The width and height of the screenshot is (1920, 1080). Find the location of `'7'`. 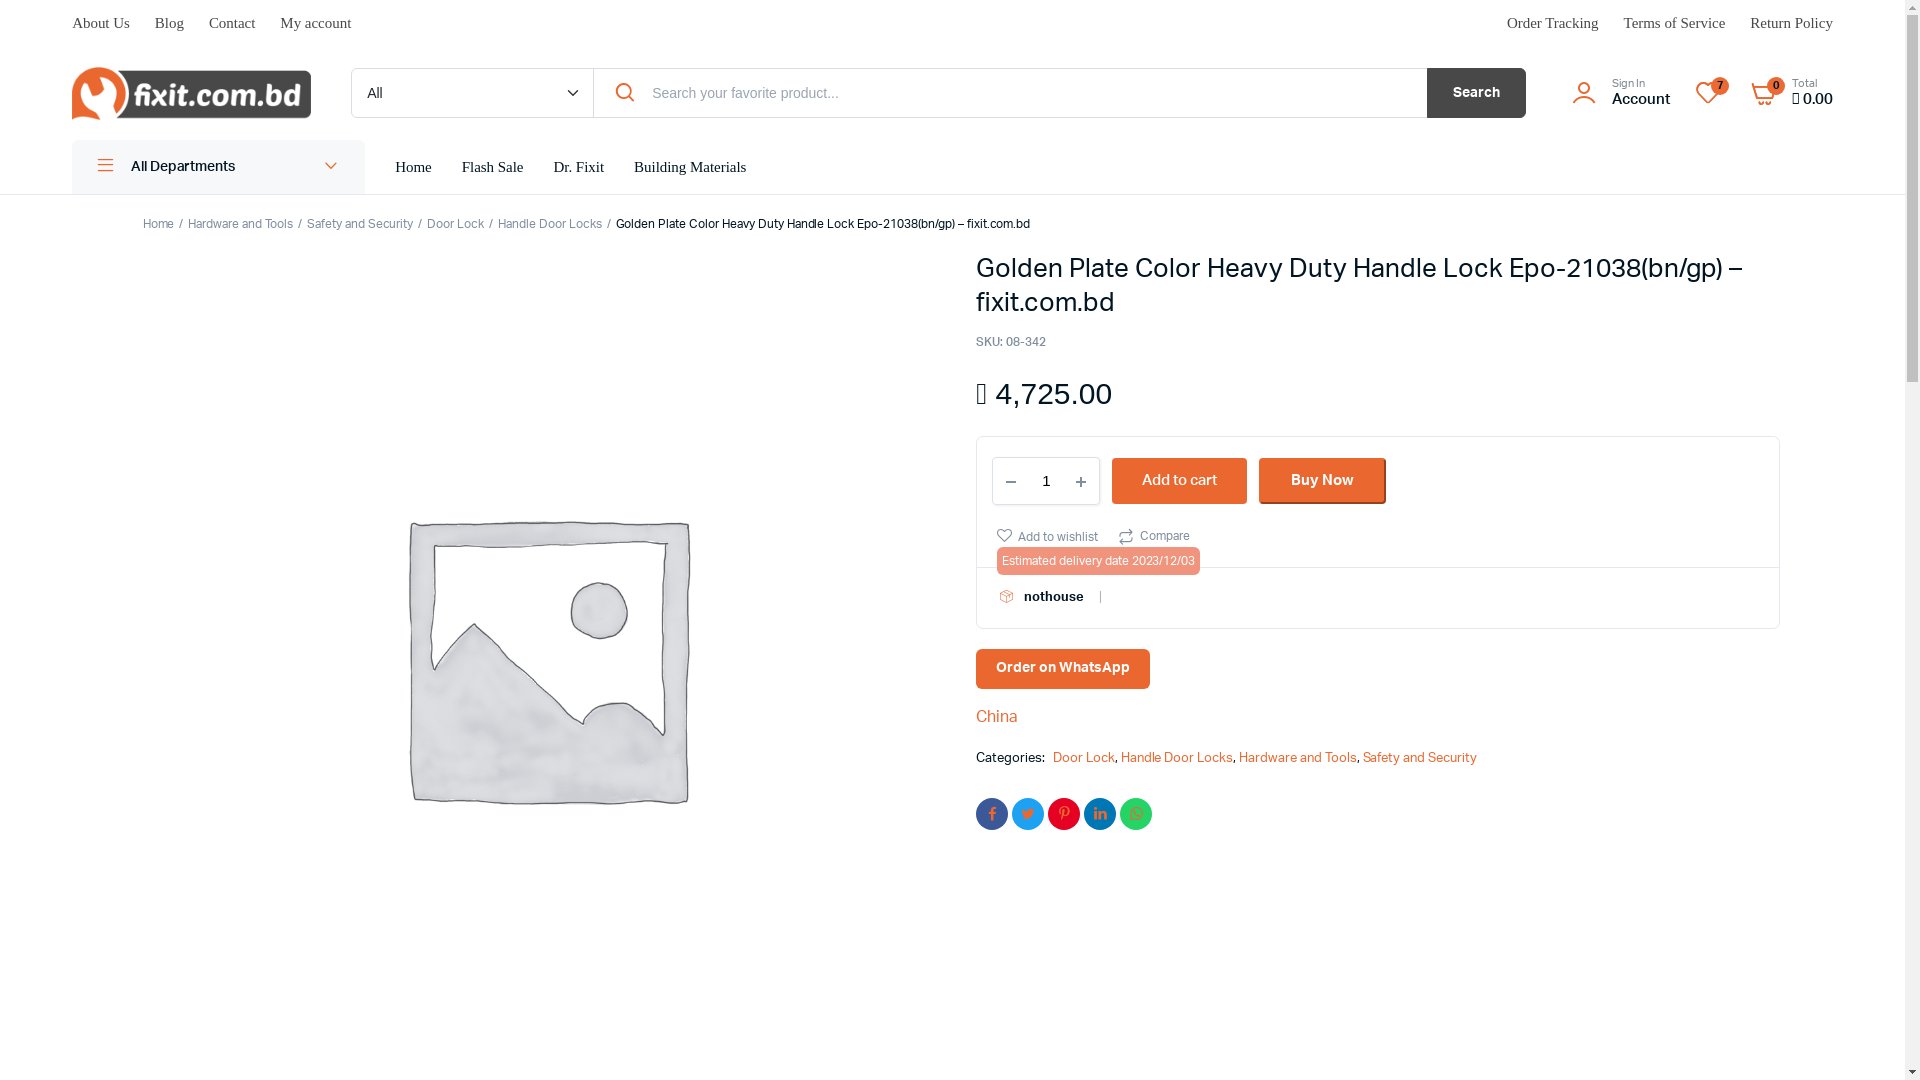

'7' is located at coordinates (1707, 92).